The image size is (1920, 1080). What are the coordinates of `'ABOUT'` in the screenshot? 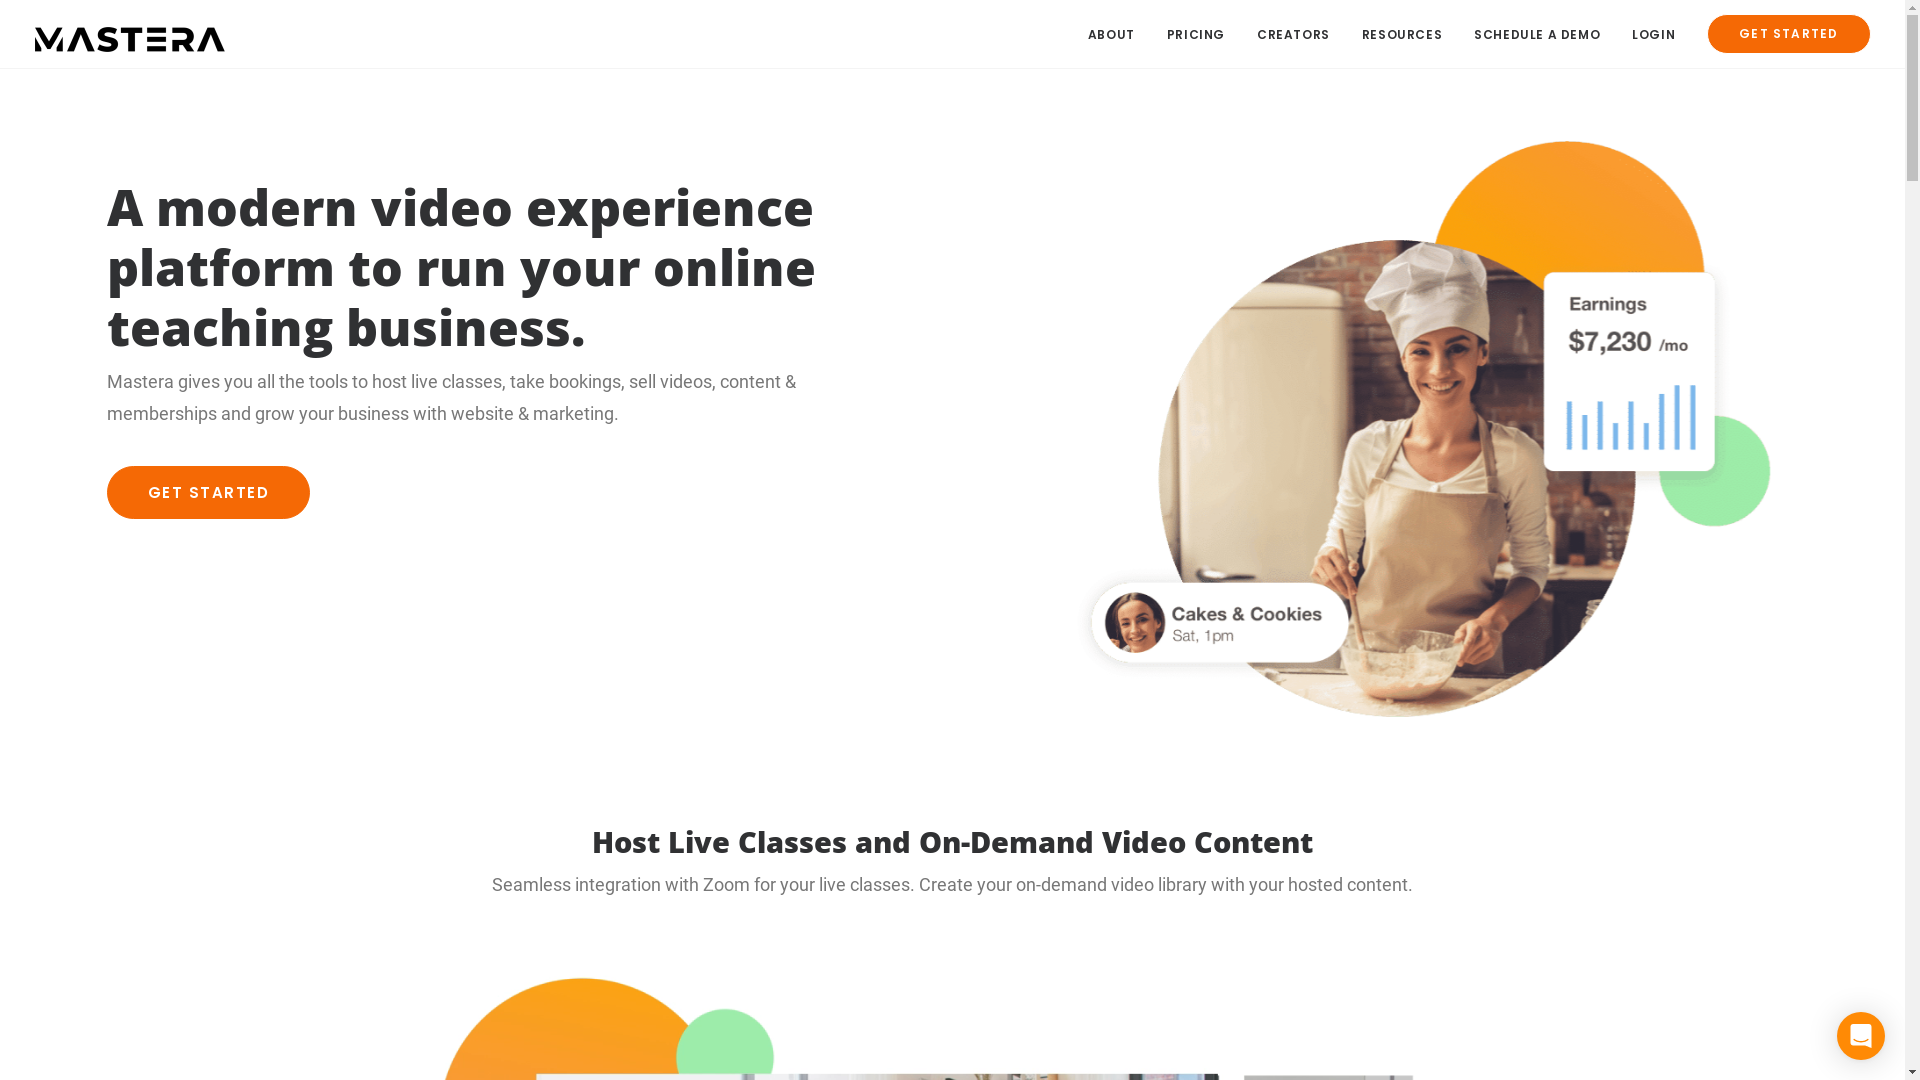 It's located at (1117, 34).